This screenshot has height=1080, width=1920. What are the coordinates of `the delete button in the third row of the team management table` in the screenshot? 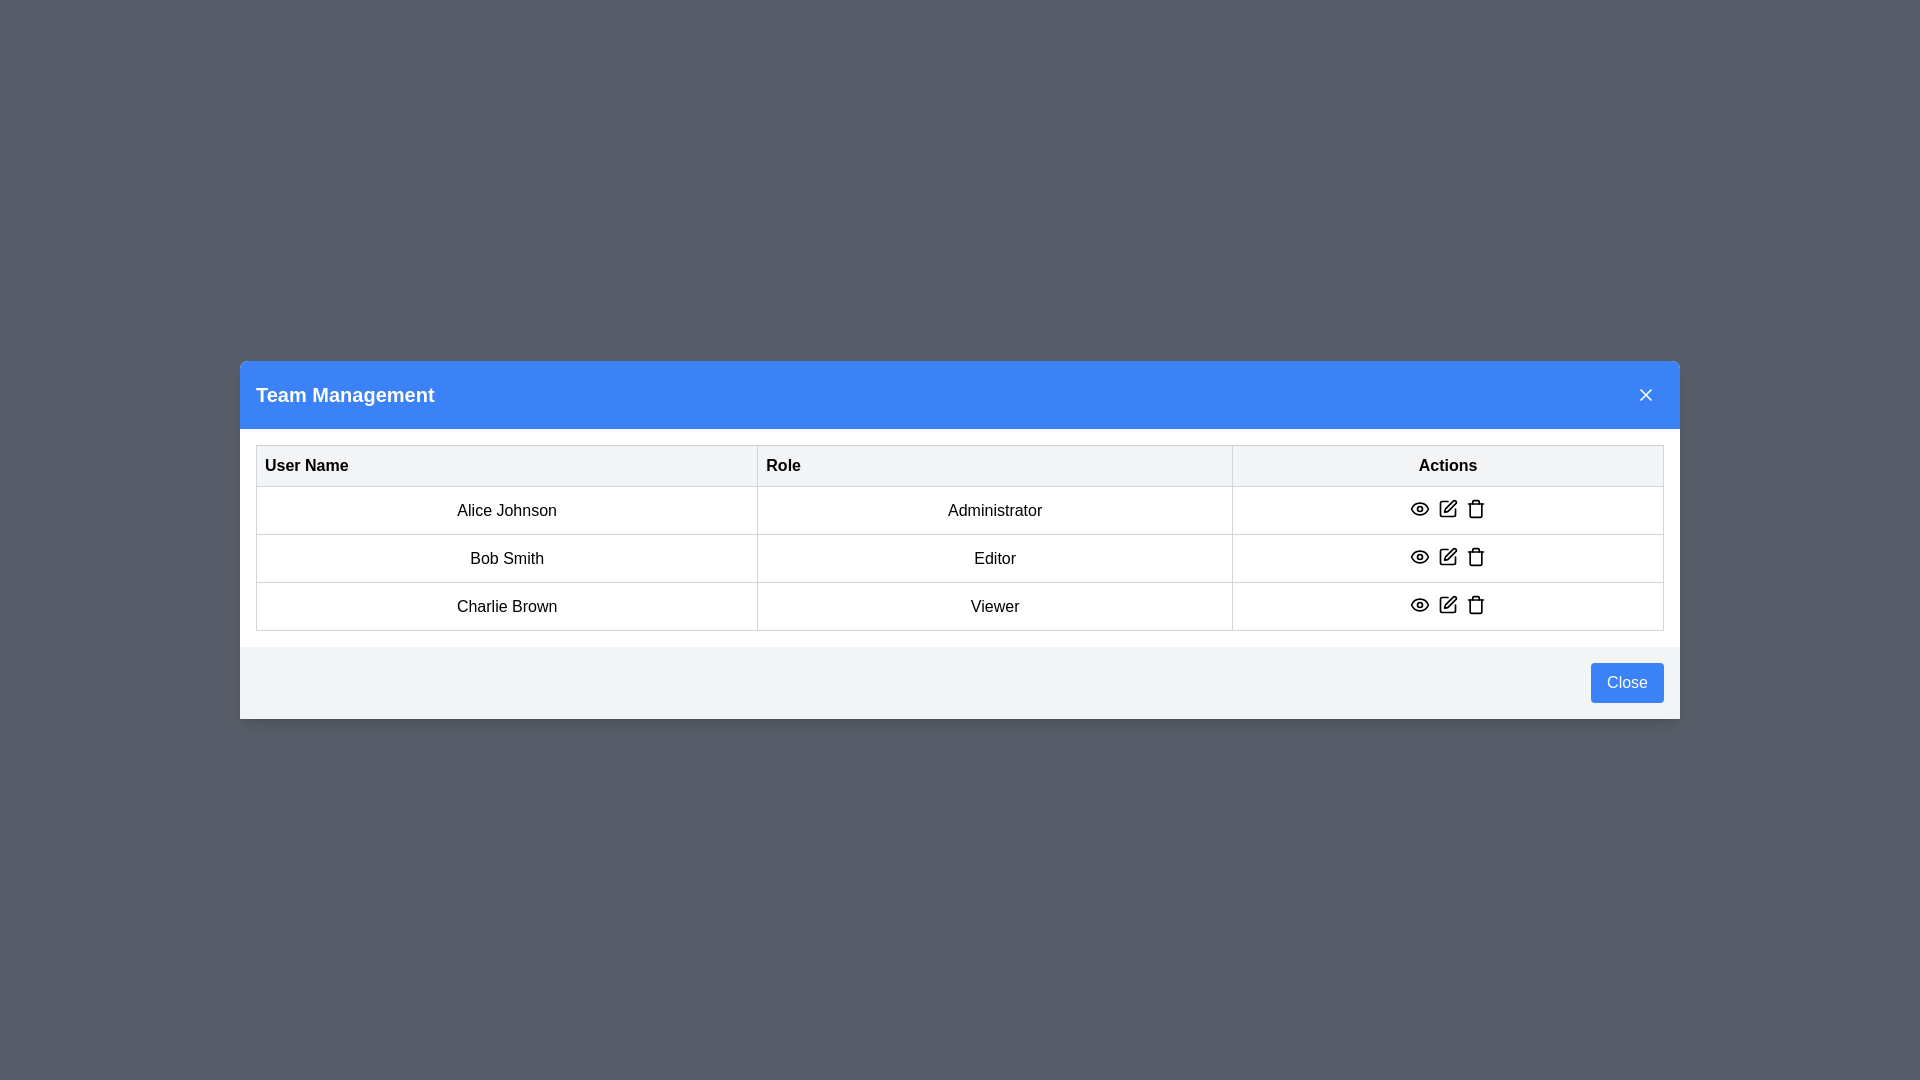 It's located at (1476, 556).